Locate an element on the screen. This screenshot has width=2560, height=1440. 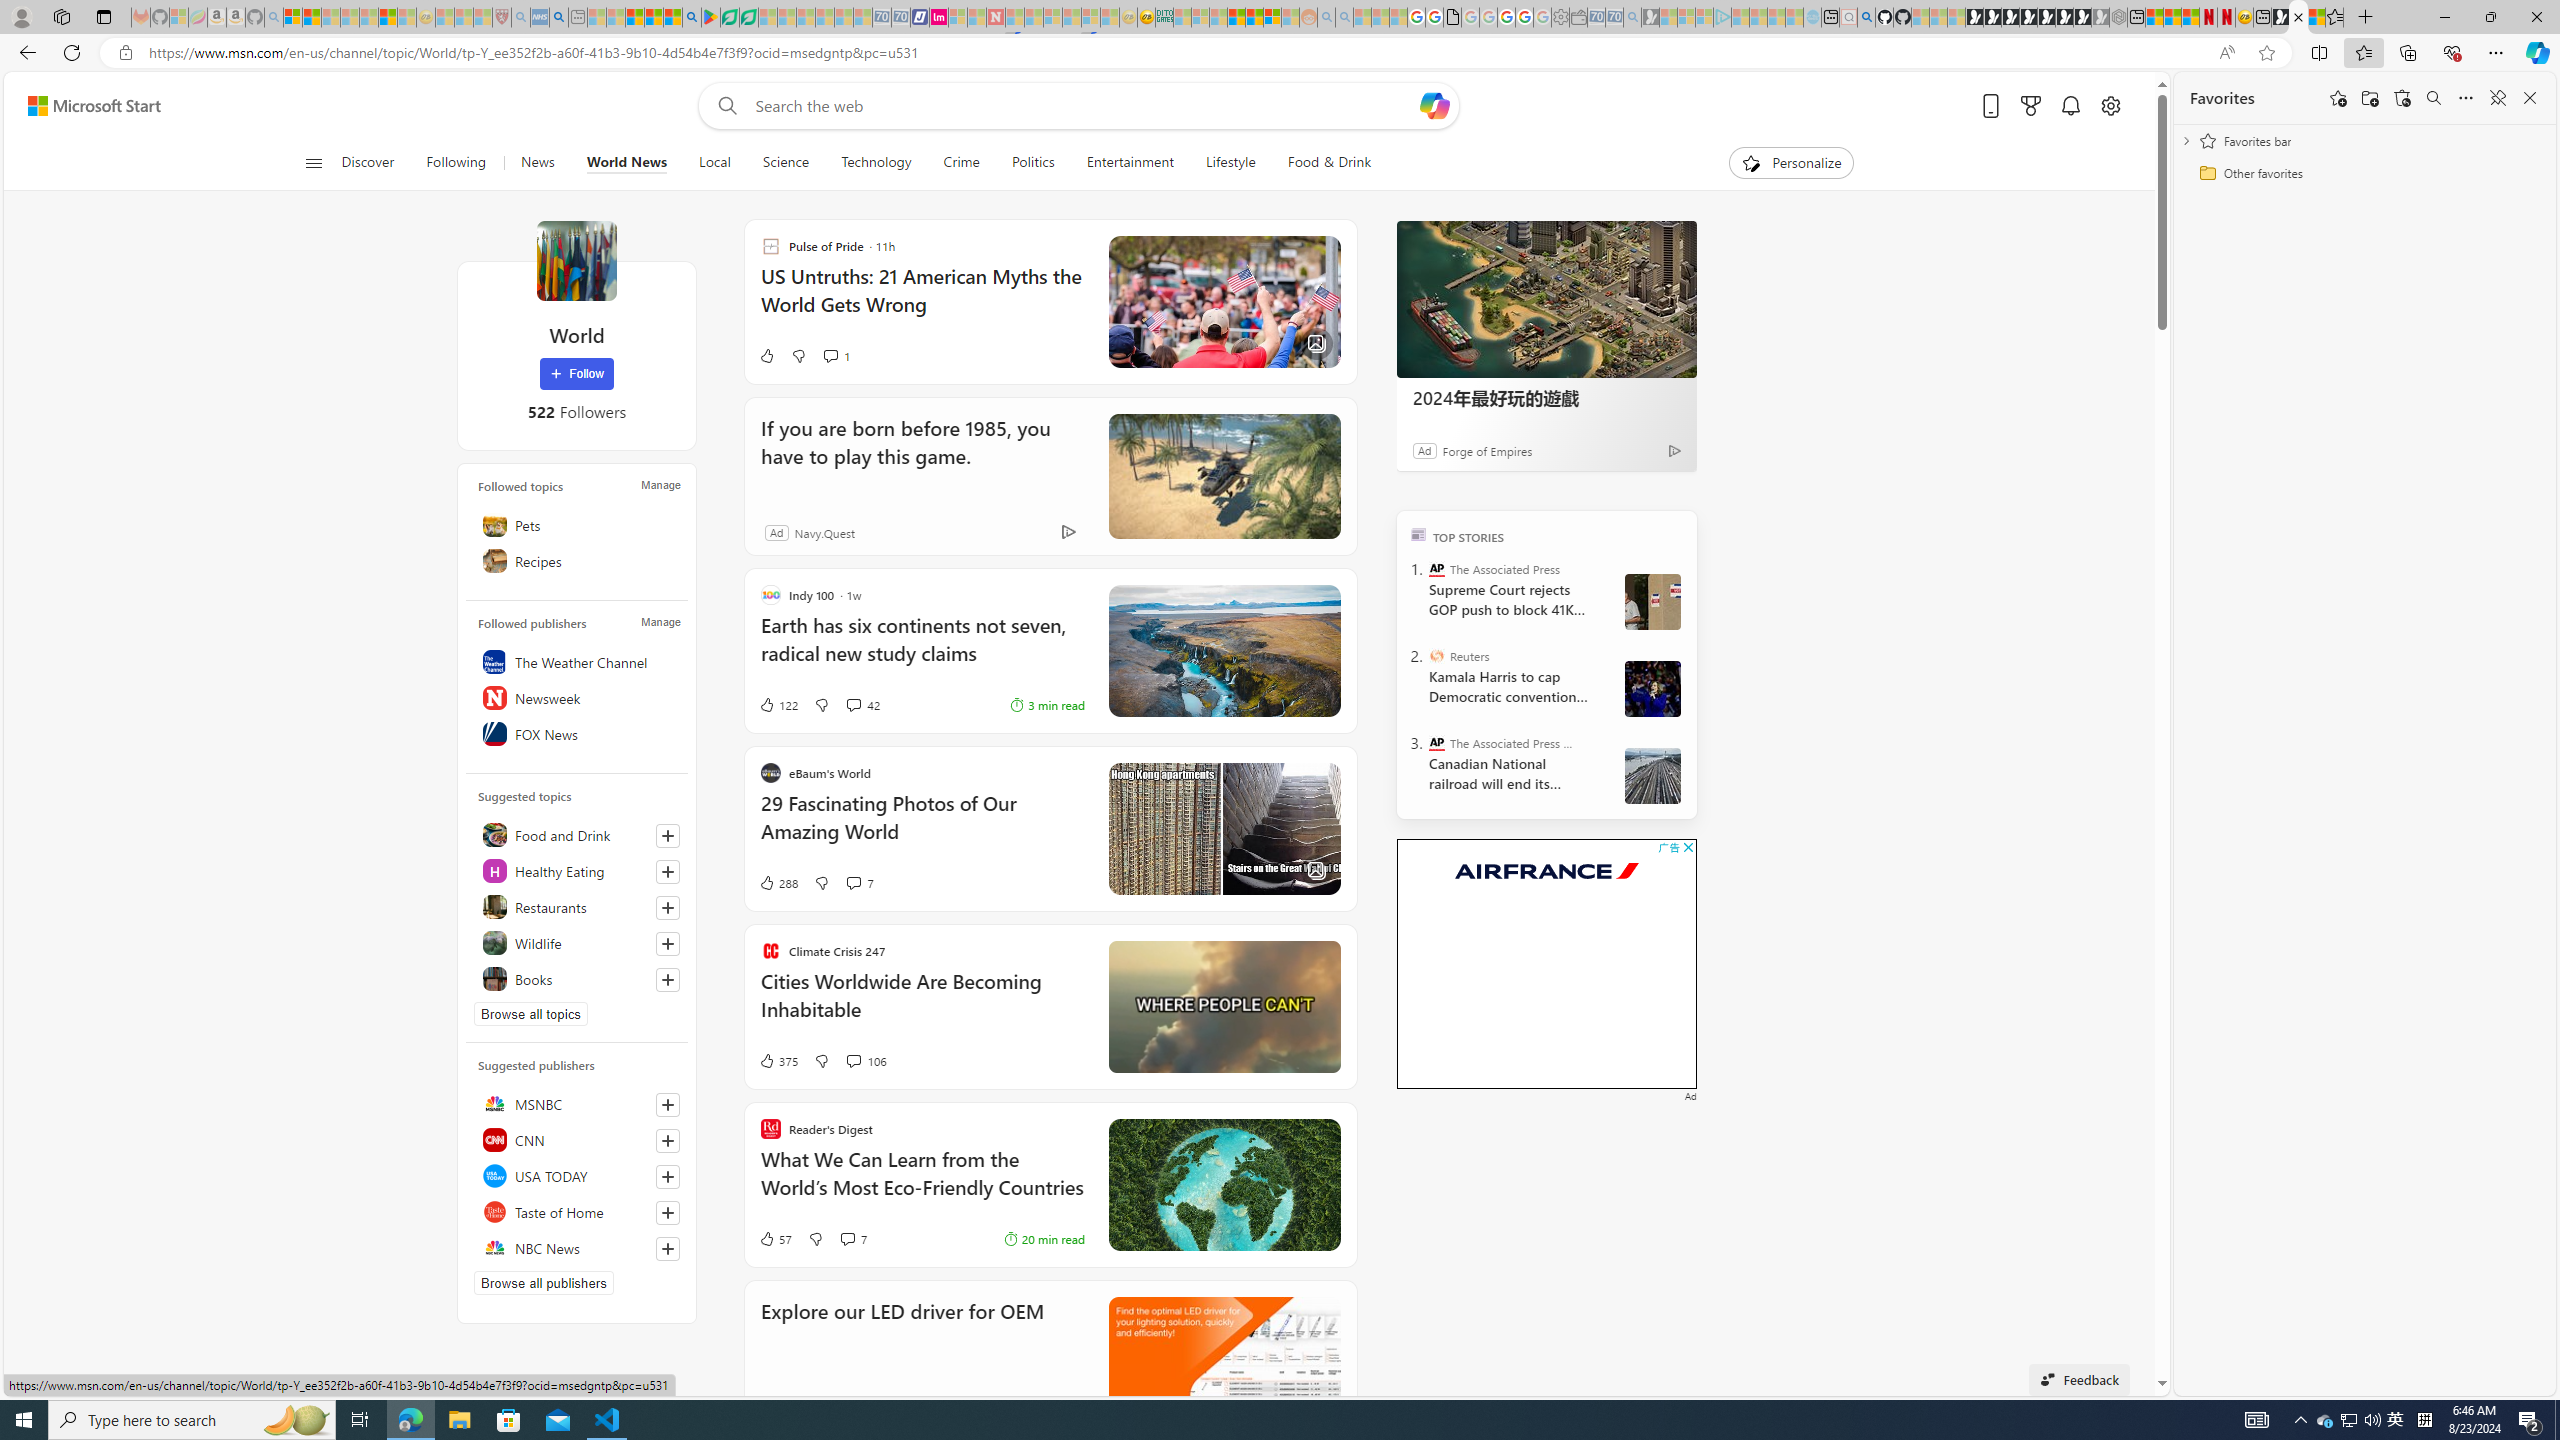
'Reuters' is located at coordinates (1435, 654).